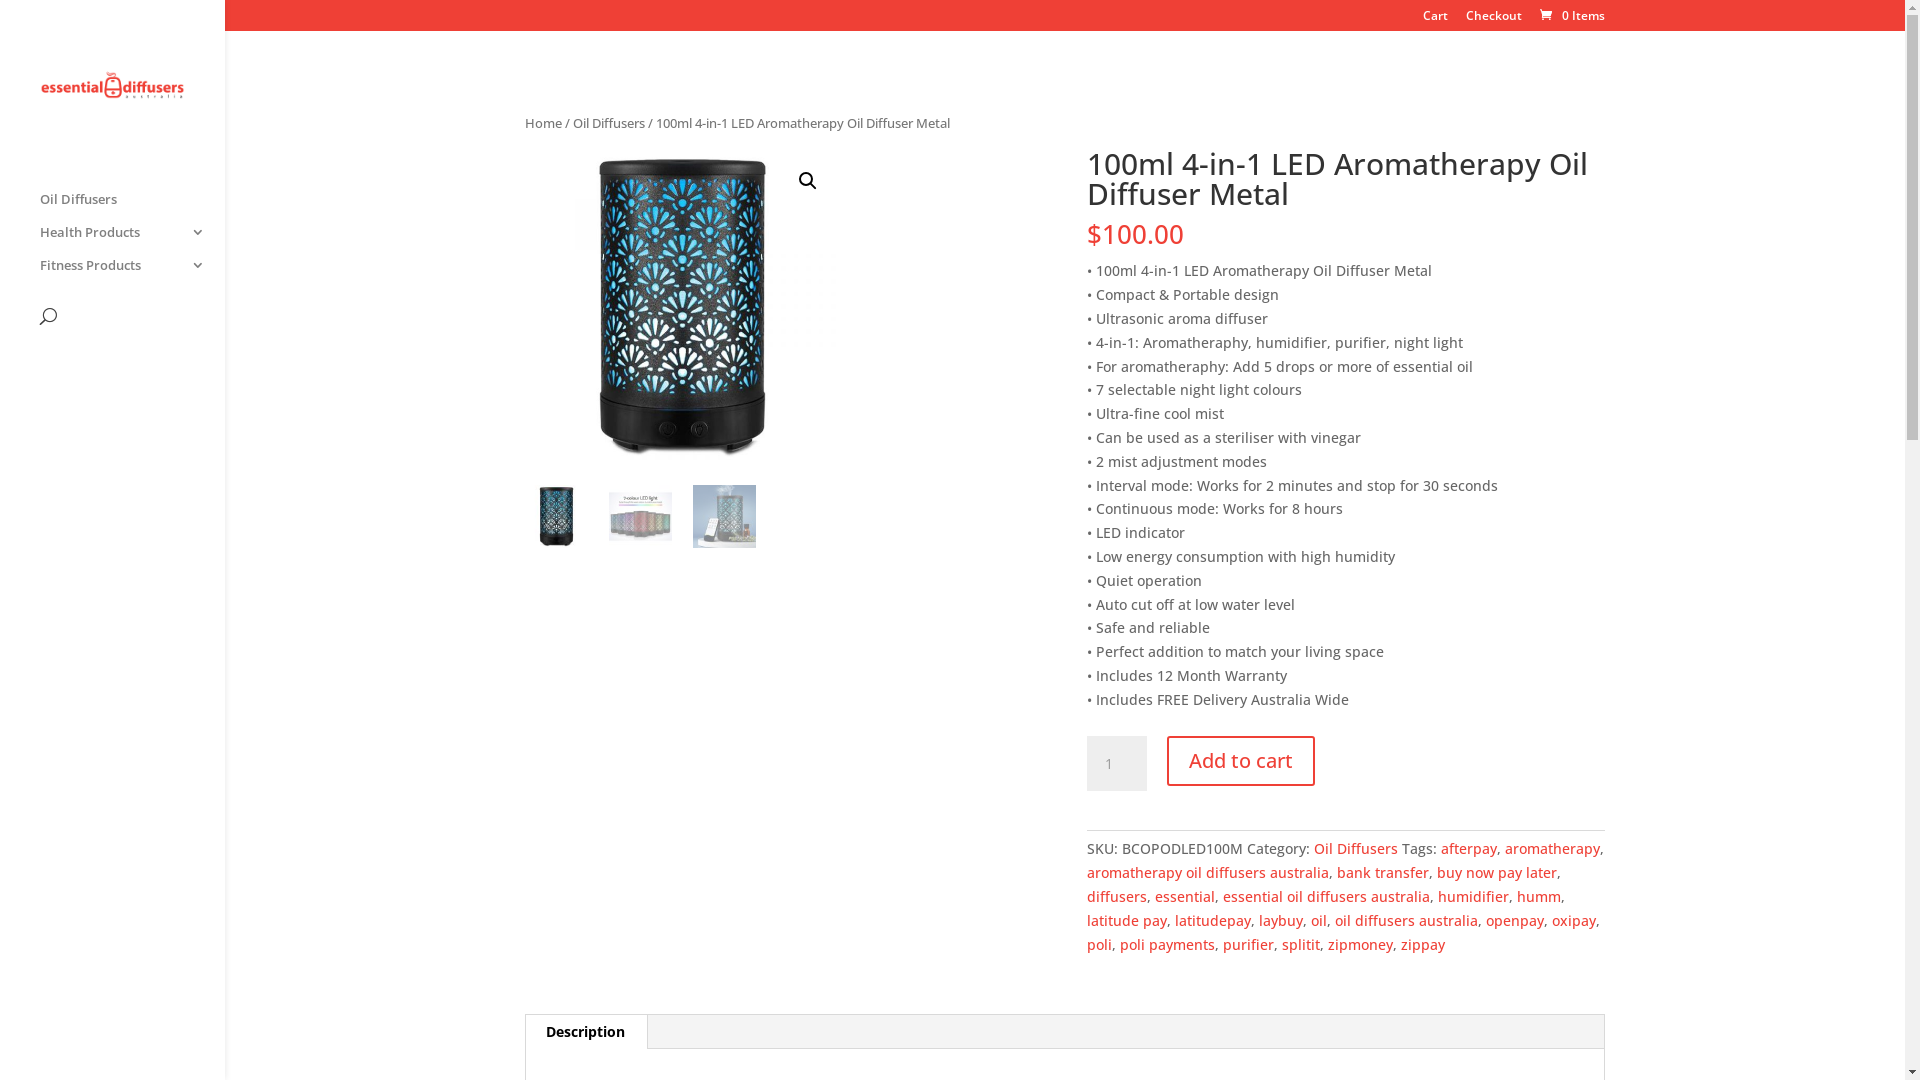 This screenshot has height=1080, width=1920. Describe the element at coordinates (1281, 920) in the screenshot. I see `'laybuy'` at that location.